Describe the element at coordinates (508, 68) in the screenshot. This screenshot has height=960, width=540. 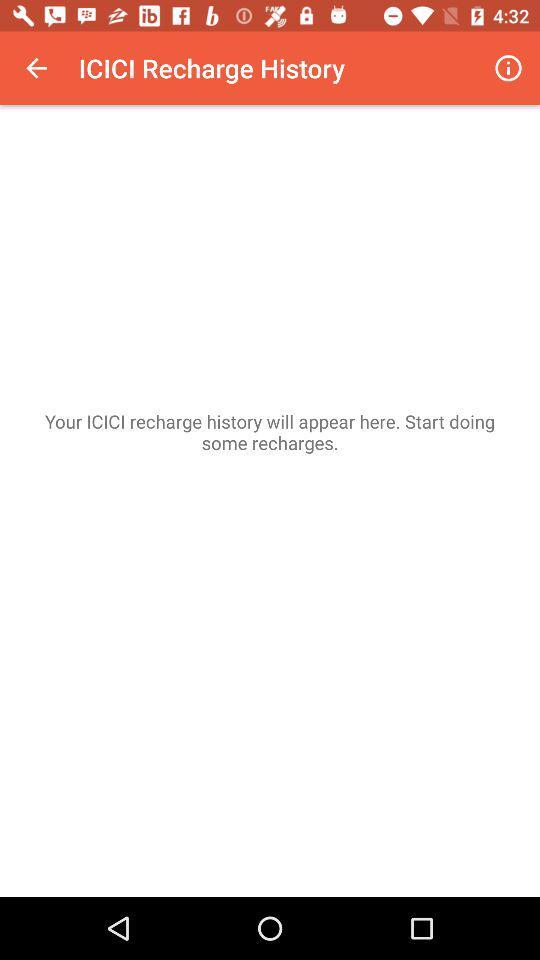
I see `icon next to icici recharge history item` at that location.